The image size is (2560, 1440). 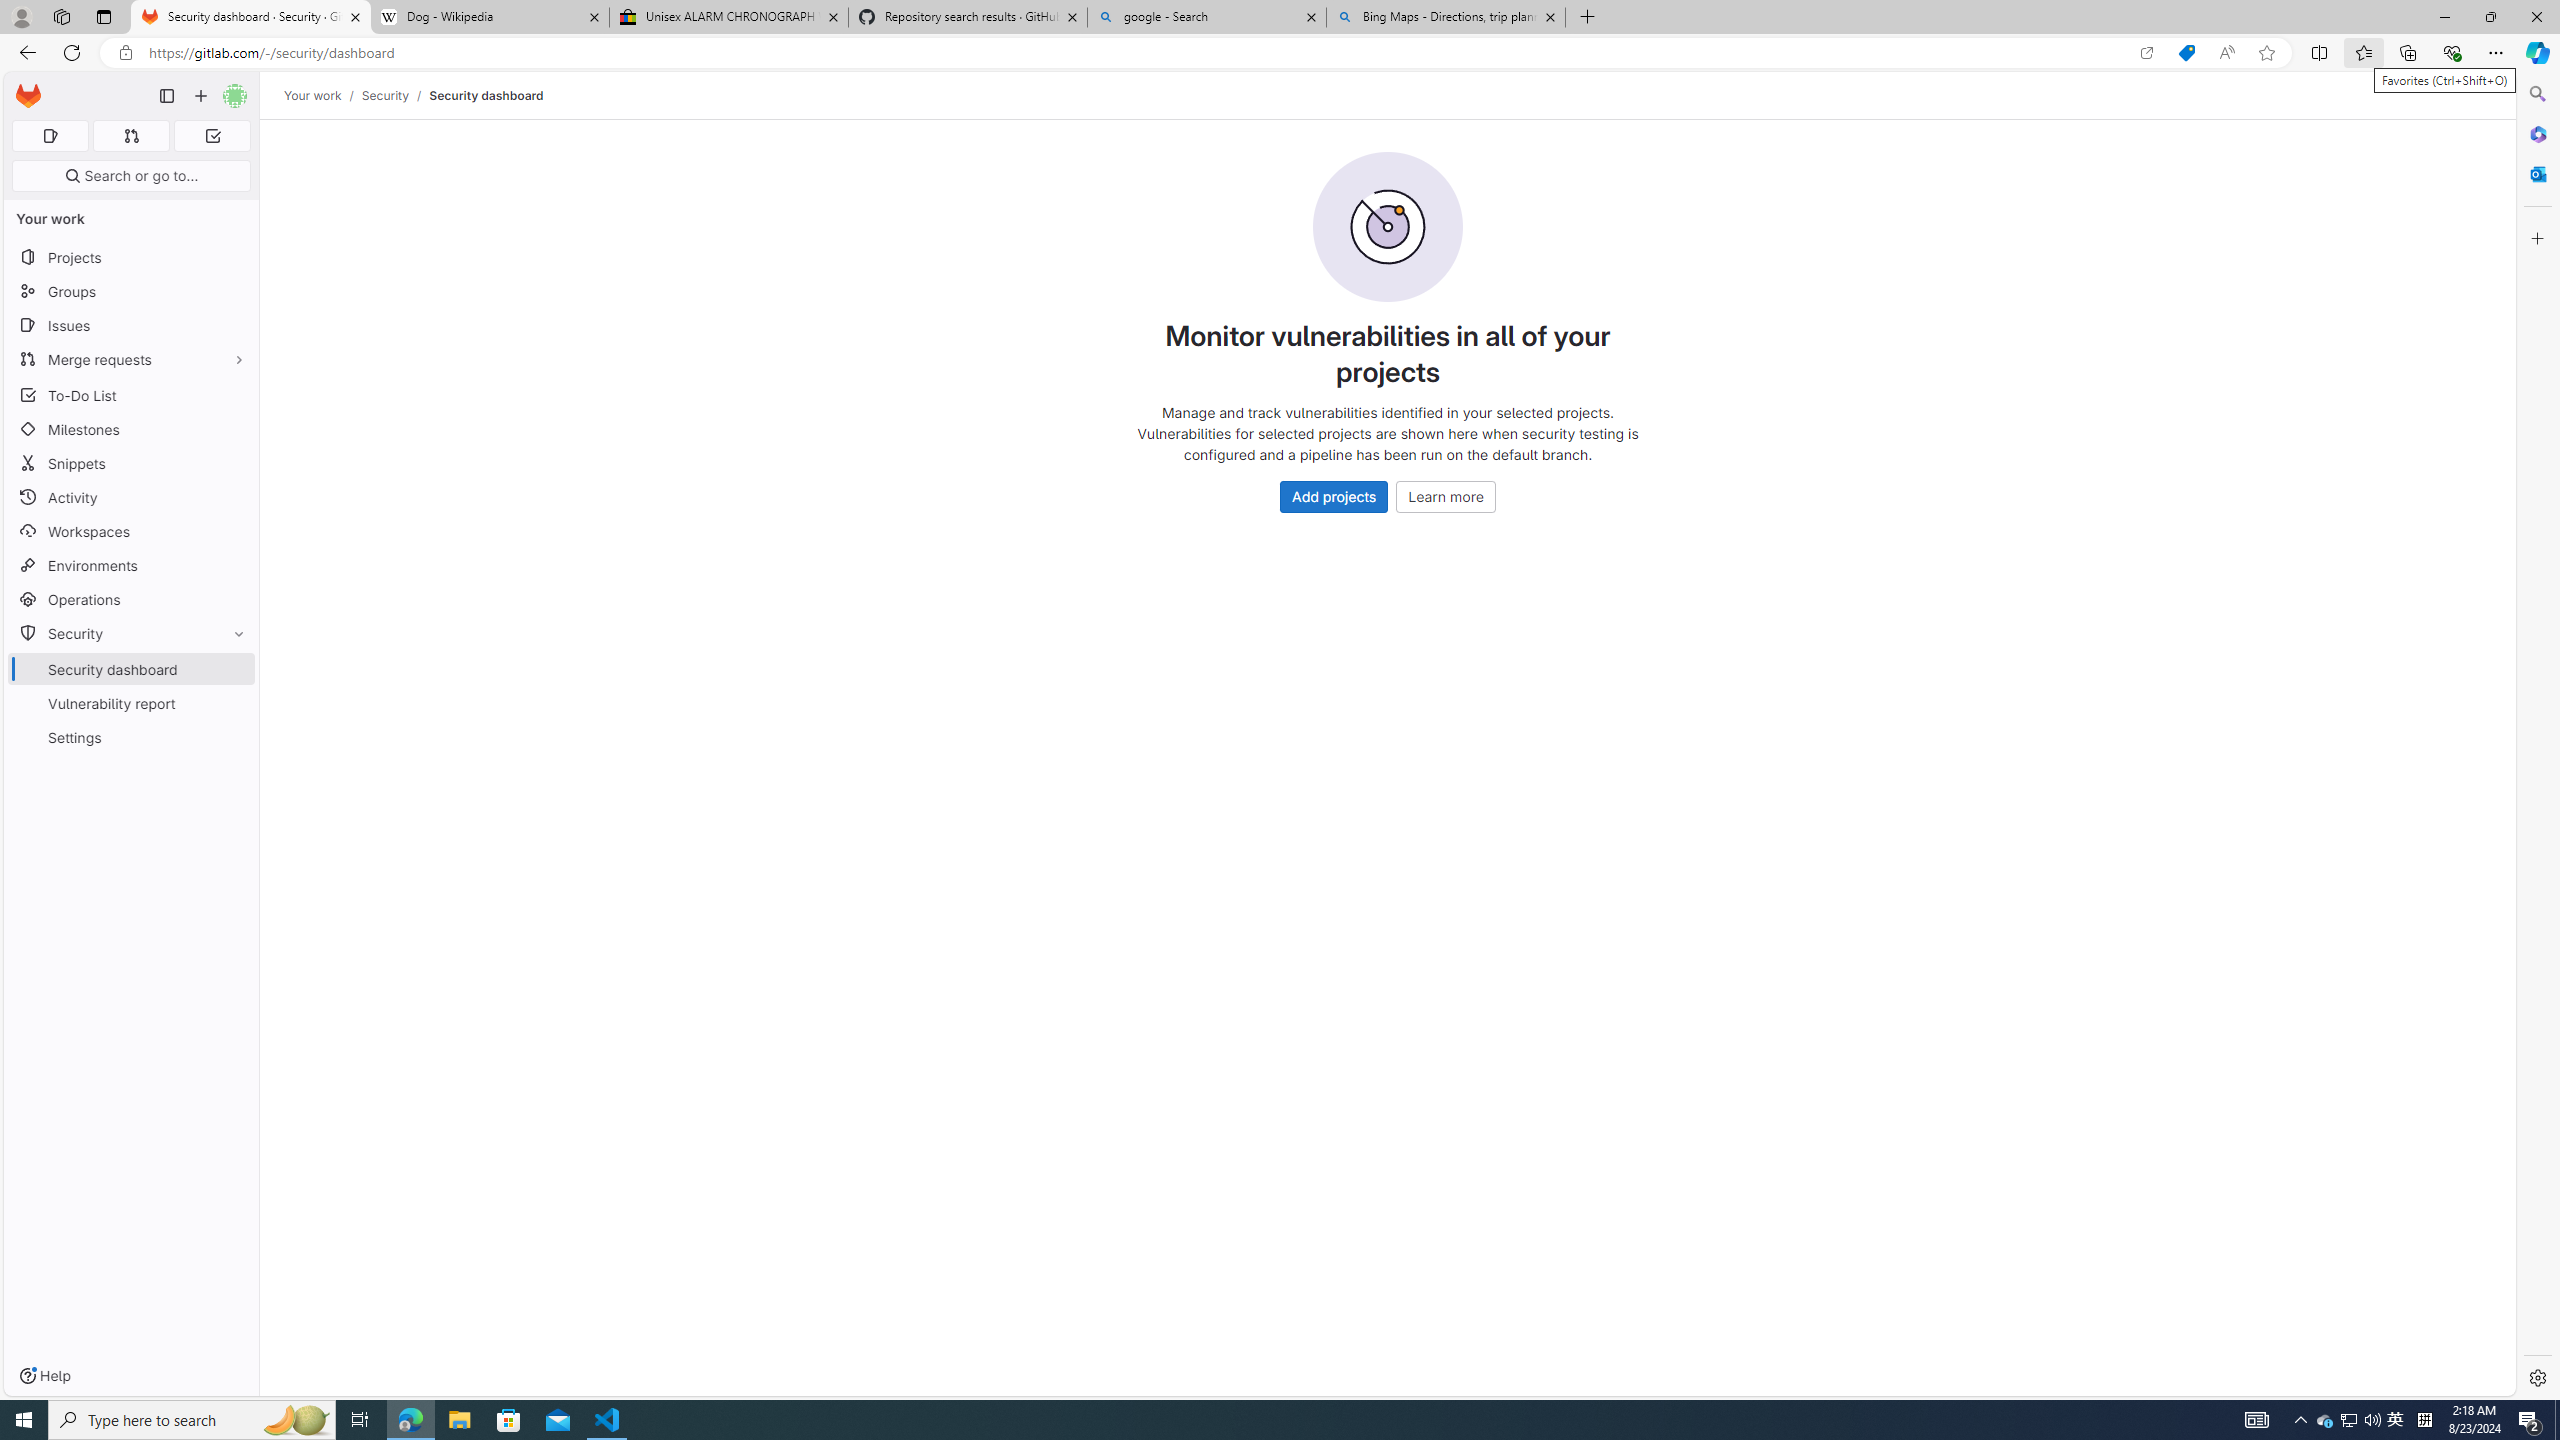 What do you see at coordinates (2535, 172) in the screenshot?
I see `'Outlook'` at bounding box center [2535, 172].